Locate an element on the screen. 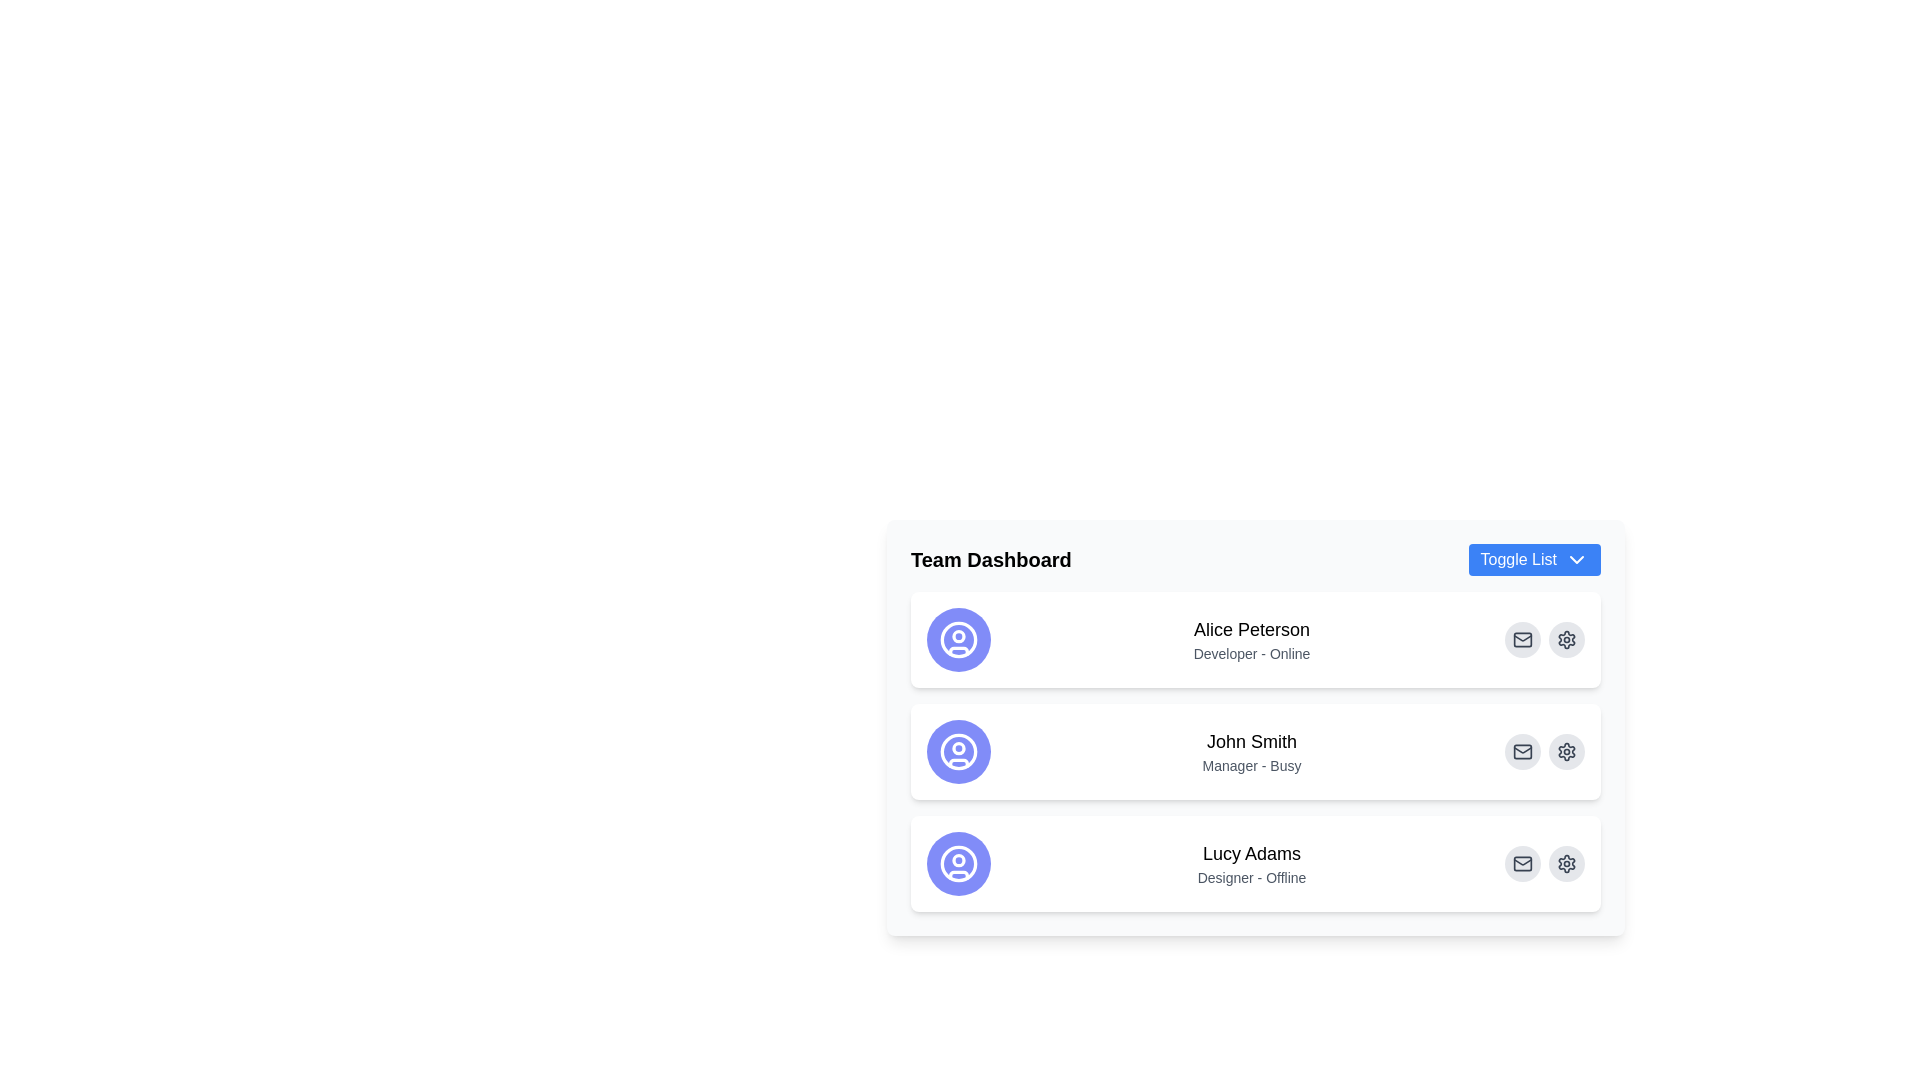 The image size is (1920, 1080). the user profile icon representing 'Alice Peterson', located on the left side of the first row in the user profiles section of the dashboard is located at coordinates (958, 640).